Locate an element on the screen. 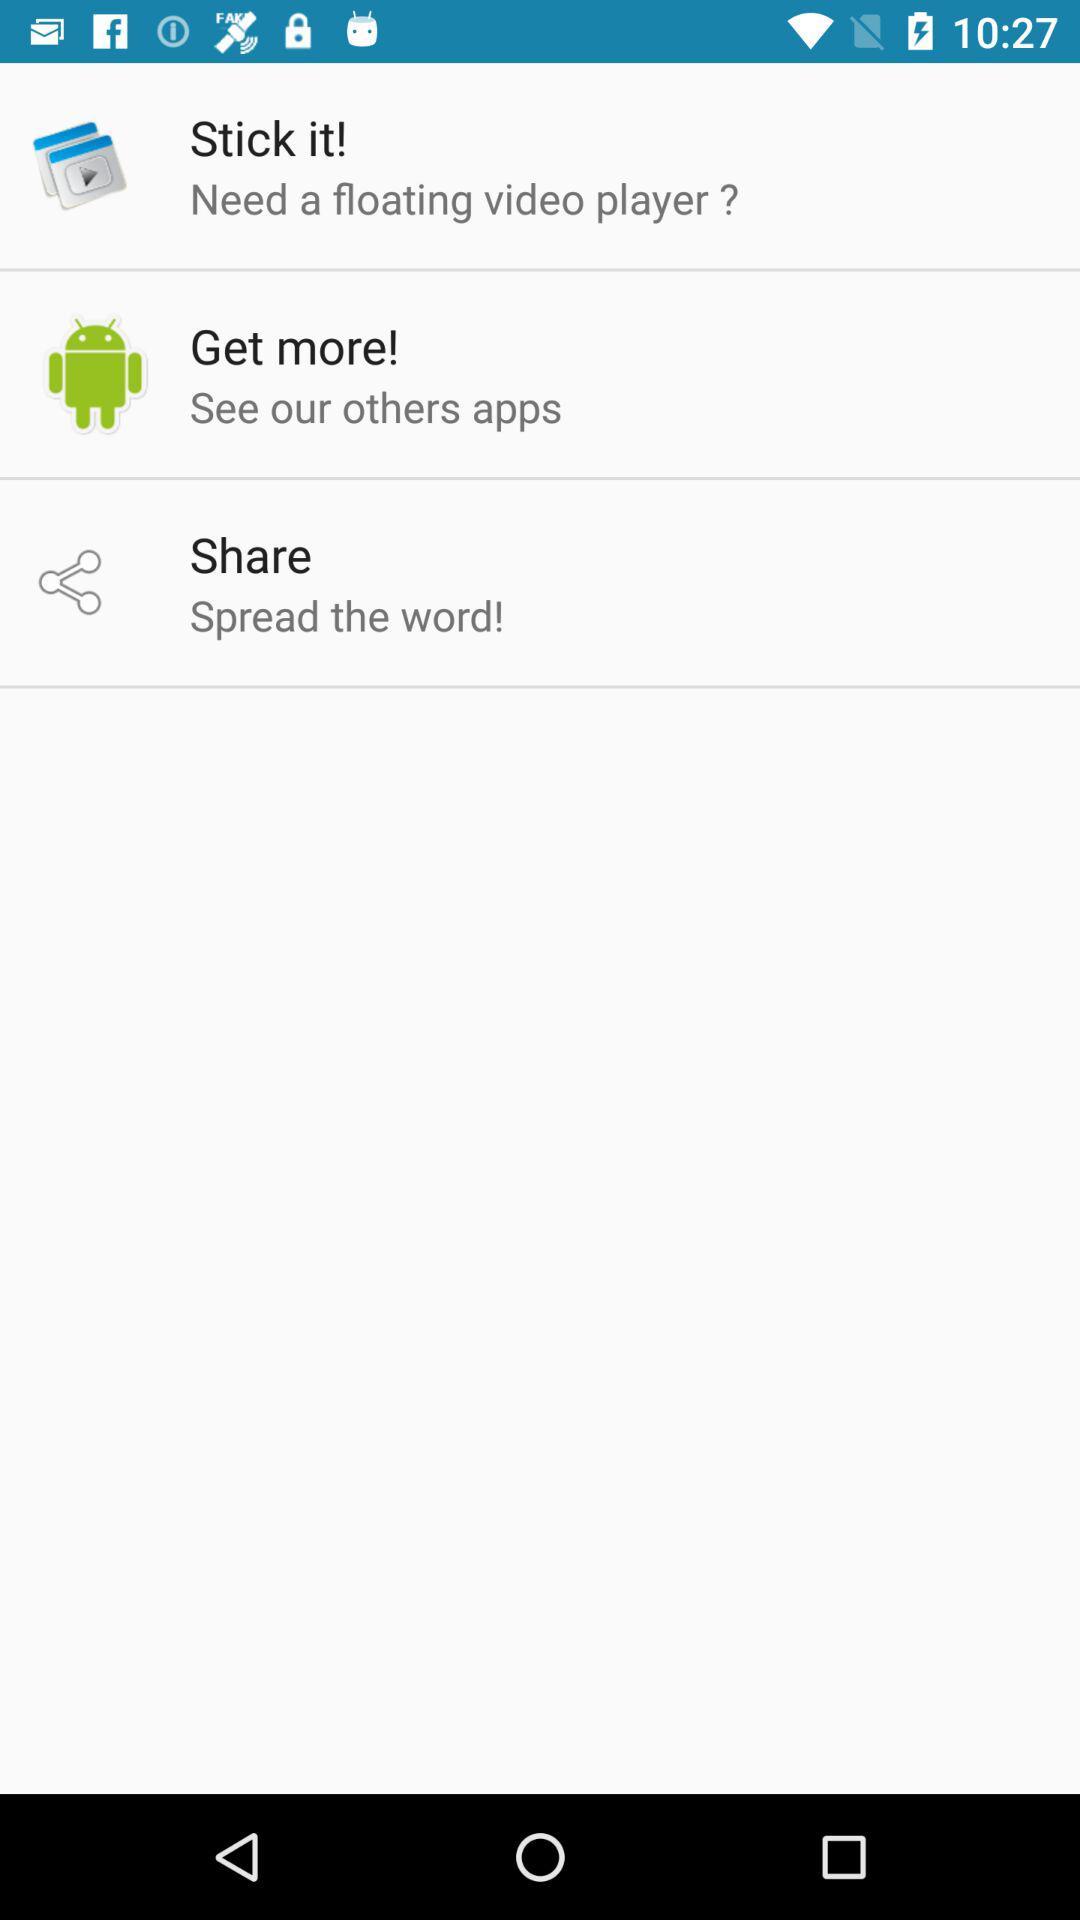 Image resolution: width=1080 pixels, height=1920 pixels. the app above get more! app is located at coordinates (464, 197).